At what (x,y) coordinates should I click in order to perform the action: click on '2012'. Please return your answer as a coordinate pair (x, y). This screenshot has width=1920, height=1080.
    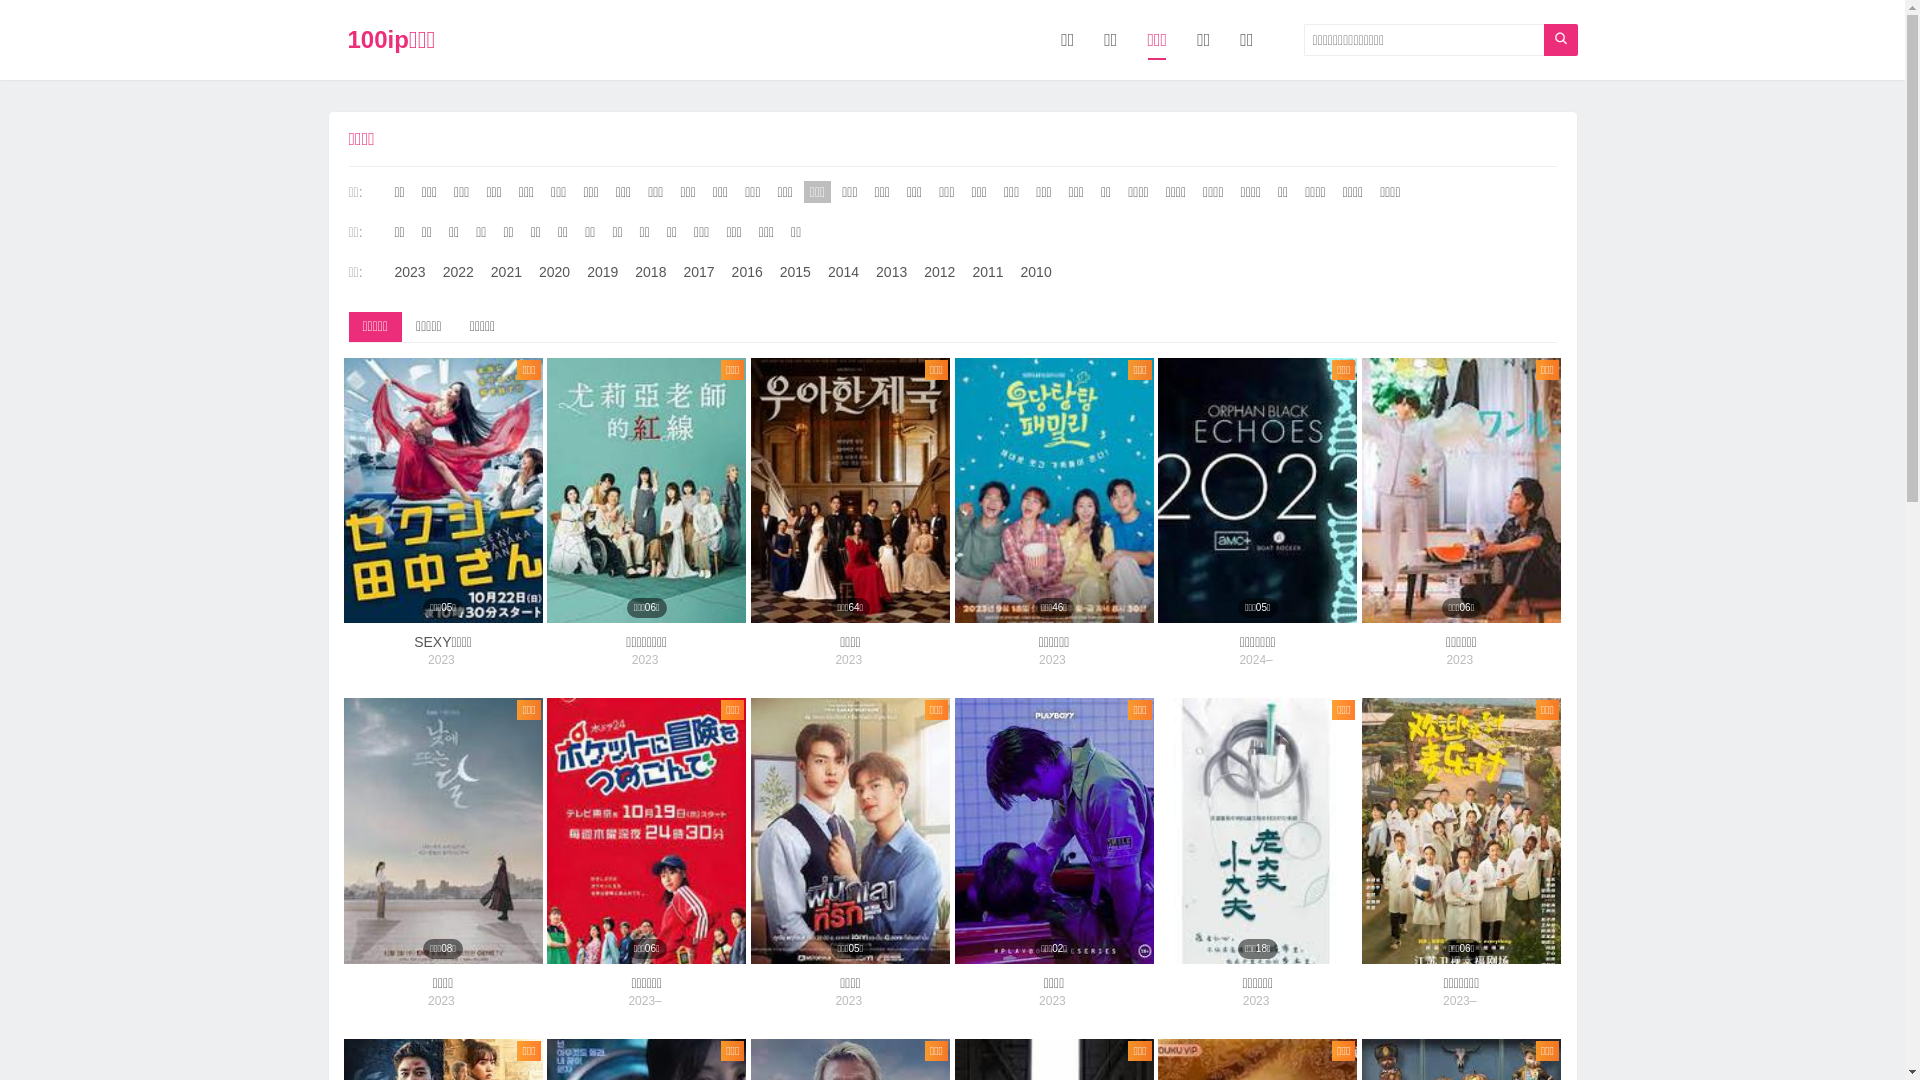
    Looking at the image, I should click on (938, 272).